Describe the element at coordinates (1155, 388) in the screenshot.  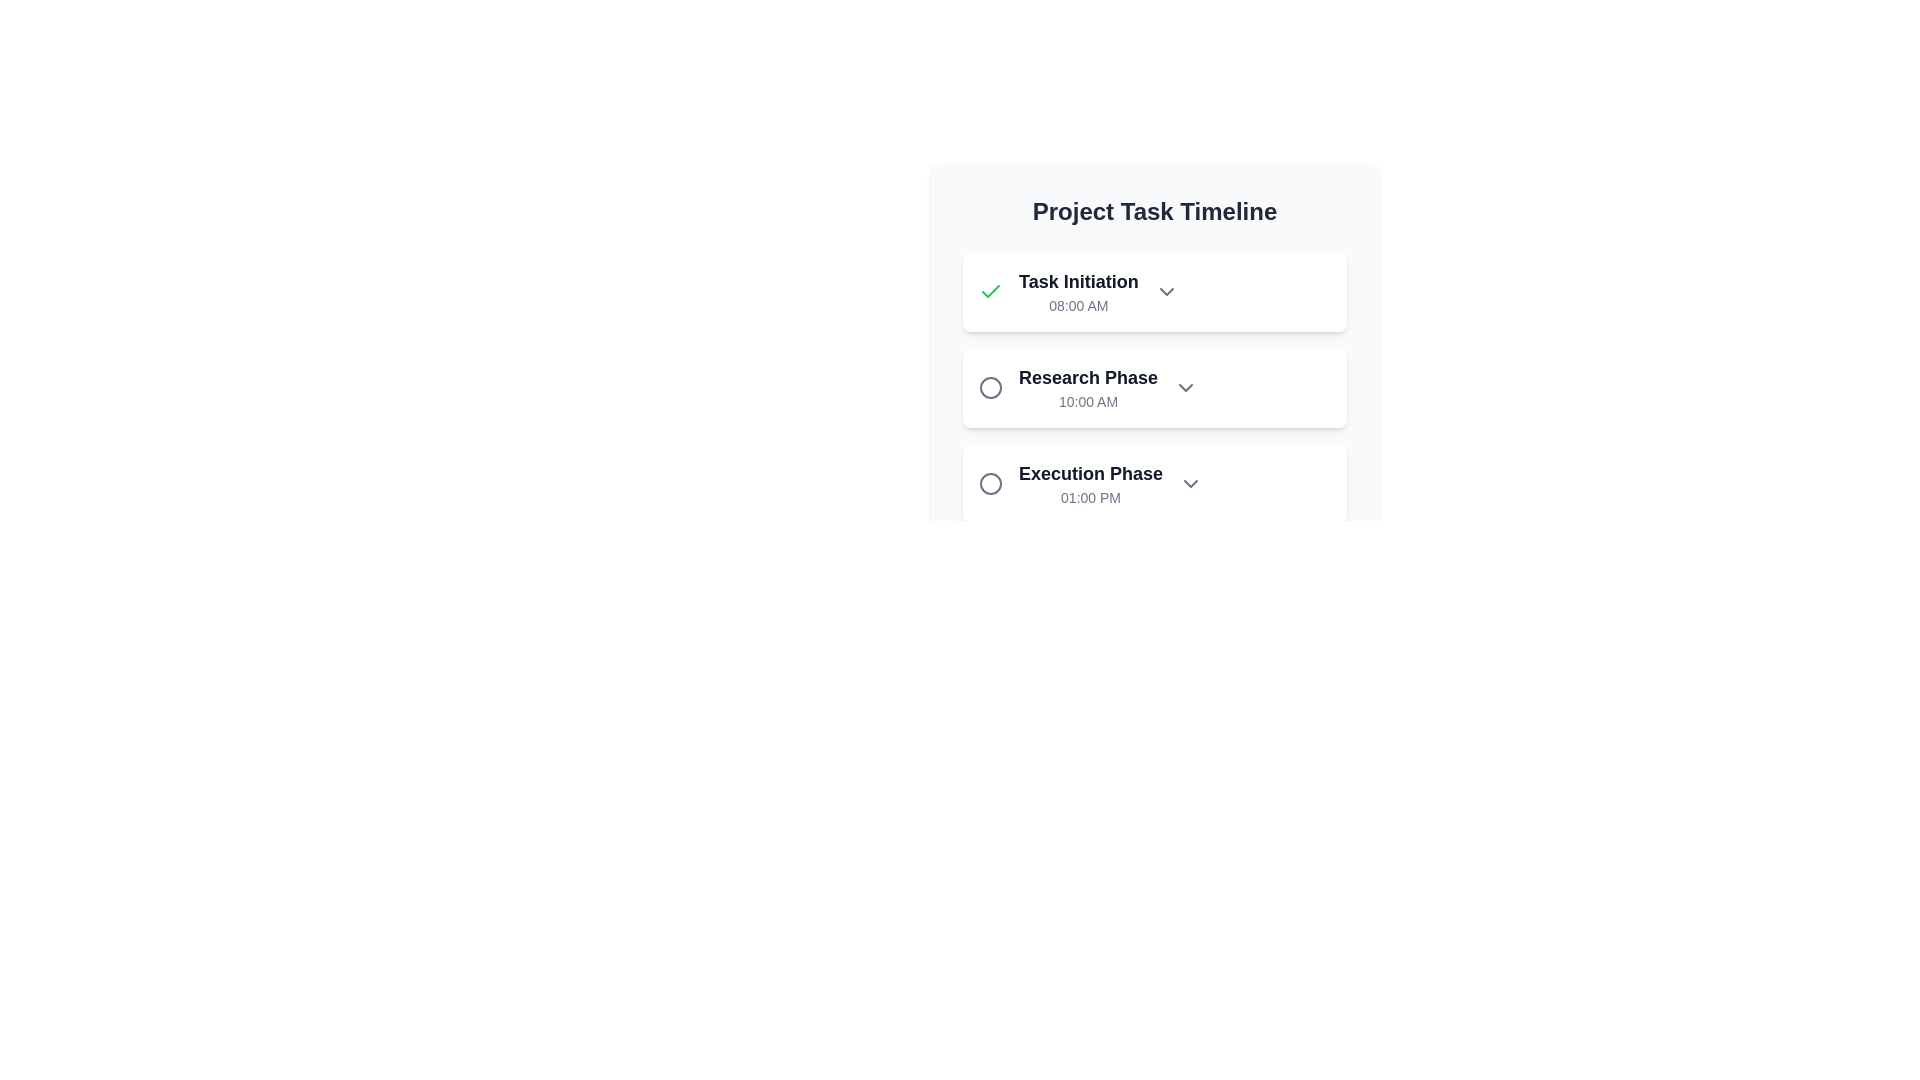
I see `the second task item in the vertical list` at that location.